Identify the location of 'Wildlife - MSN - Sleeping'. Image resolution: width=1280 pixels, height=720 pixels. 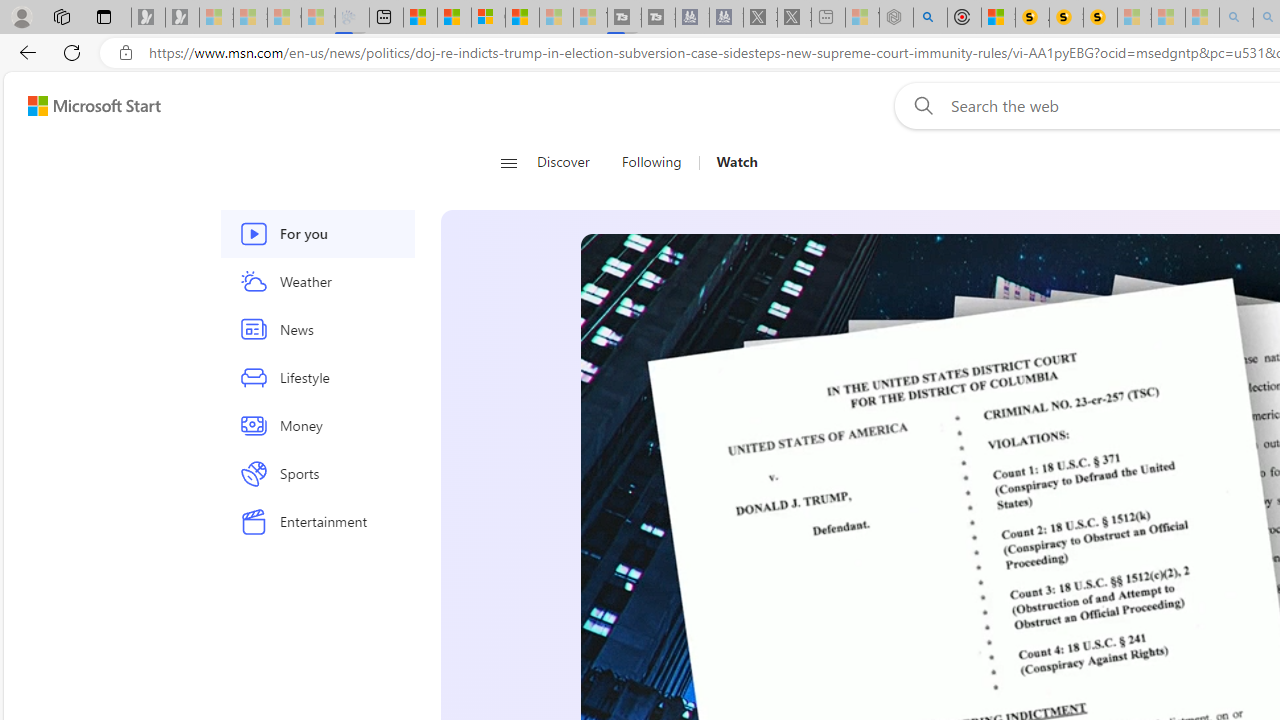
(862, 17).